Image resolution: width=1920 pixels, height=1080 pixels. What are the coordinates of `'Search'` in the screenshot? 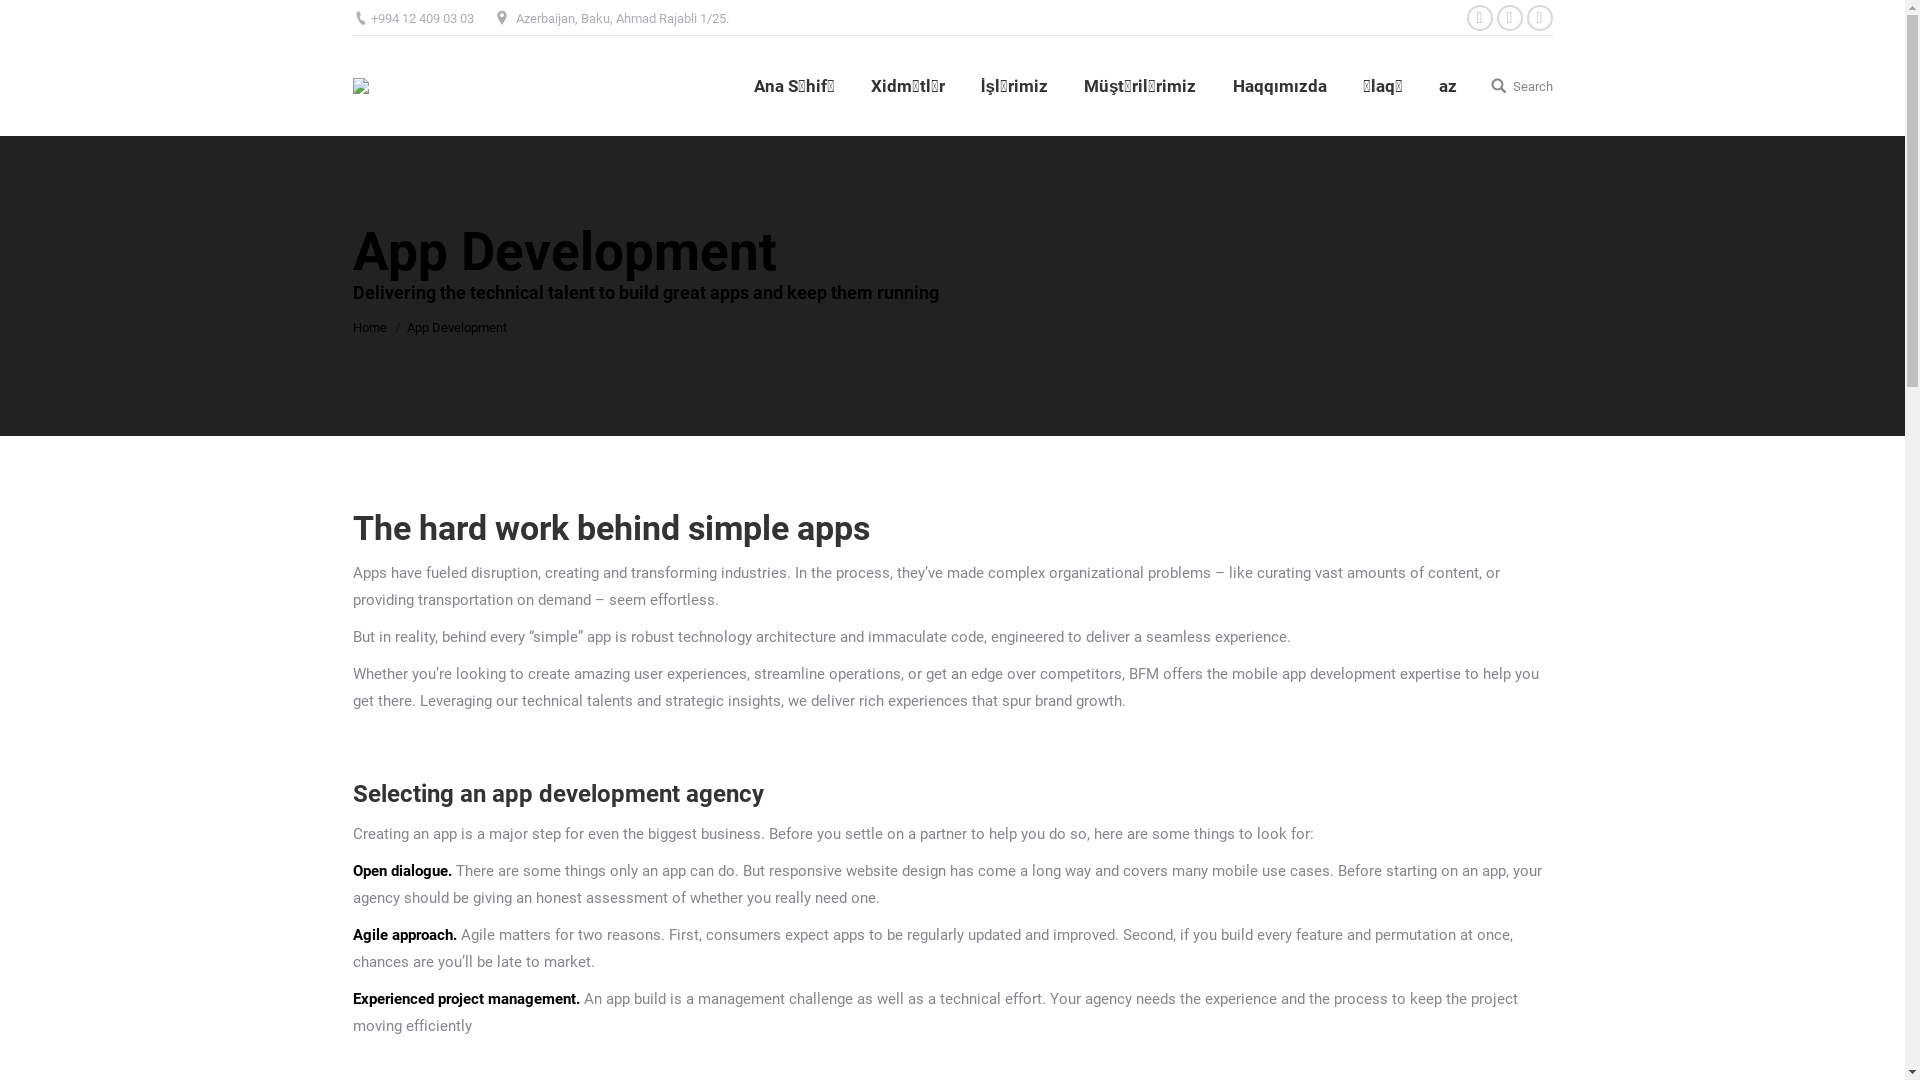 It's located at (1520, 85).